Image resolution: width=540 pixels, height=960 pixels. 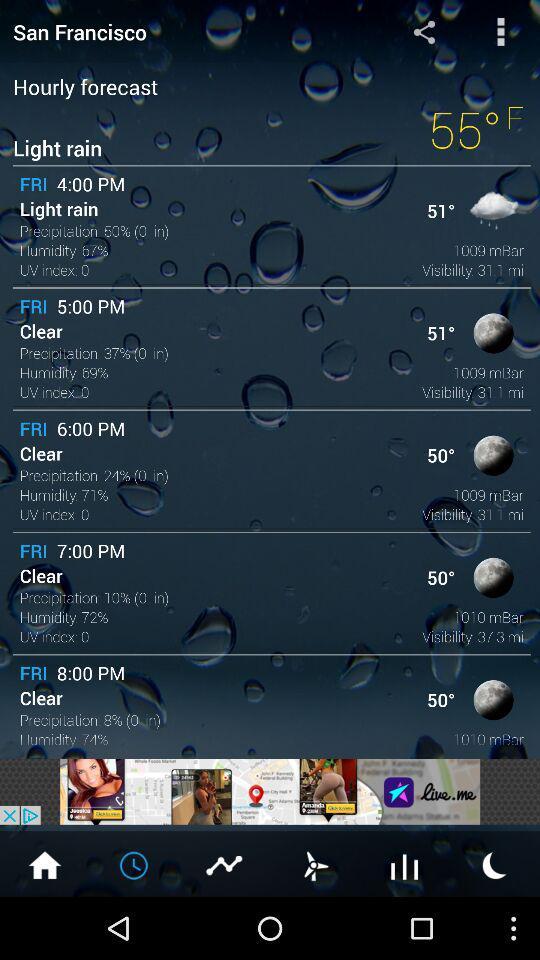 What do you see at coordinates (494, 863) in the screenshot?
I see `turns on night mode` at bounding box center [494, 863].